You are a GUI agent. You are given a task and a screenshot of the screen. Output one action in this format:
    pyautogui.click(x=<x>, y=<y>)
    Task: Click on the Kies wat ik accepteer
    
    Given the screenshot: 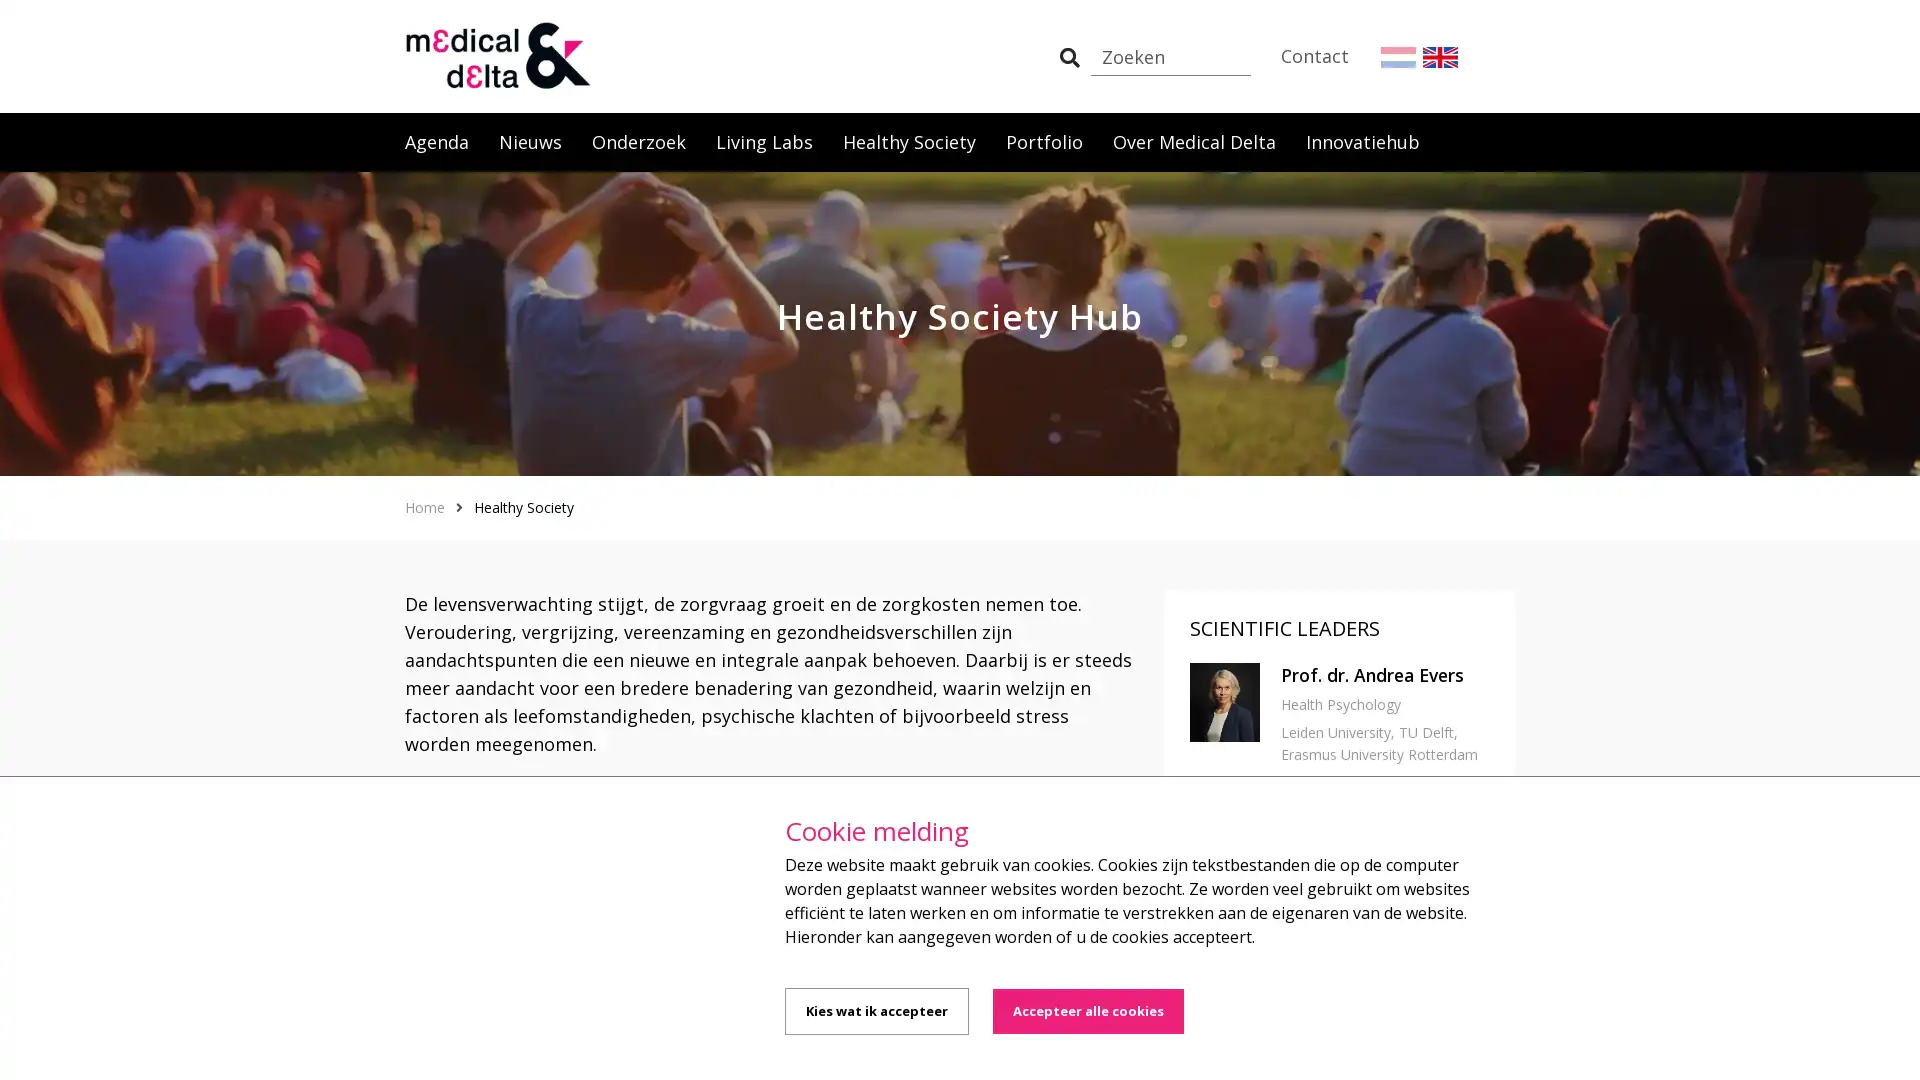 What is the action you would take?
    pyautogui.click(x=877, y=1011)
    